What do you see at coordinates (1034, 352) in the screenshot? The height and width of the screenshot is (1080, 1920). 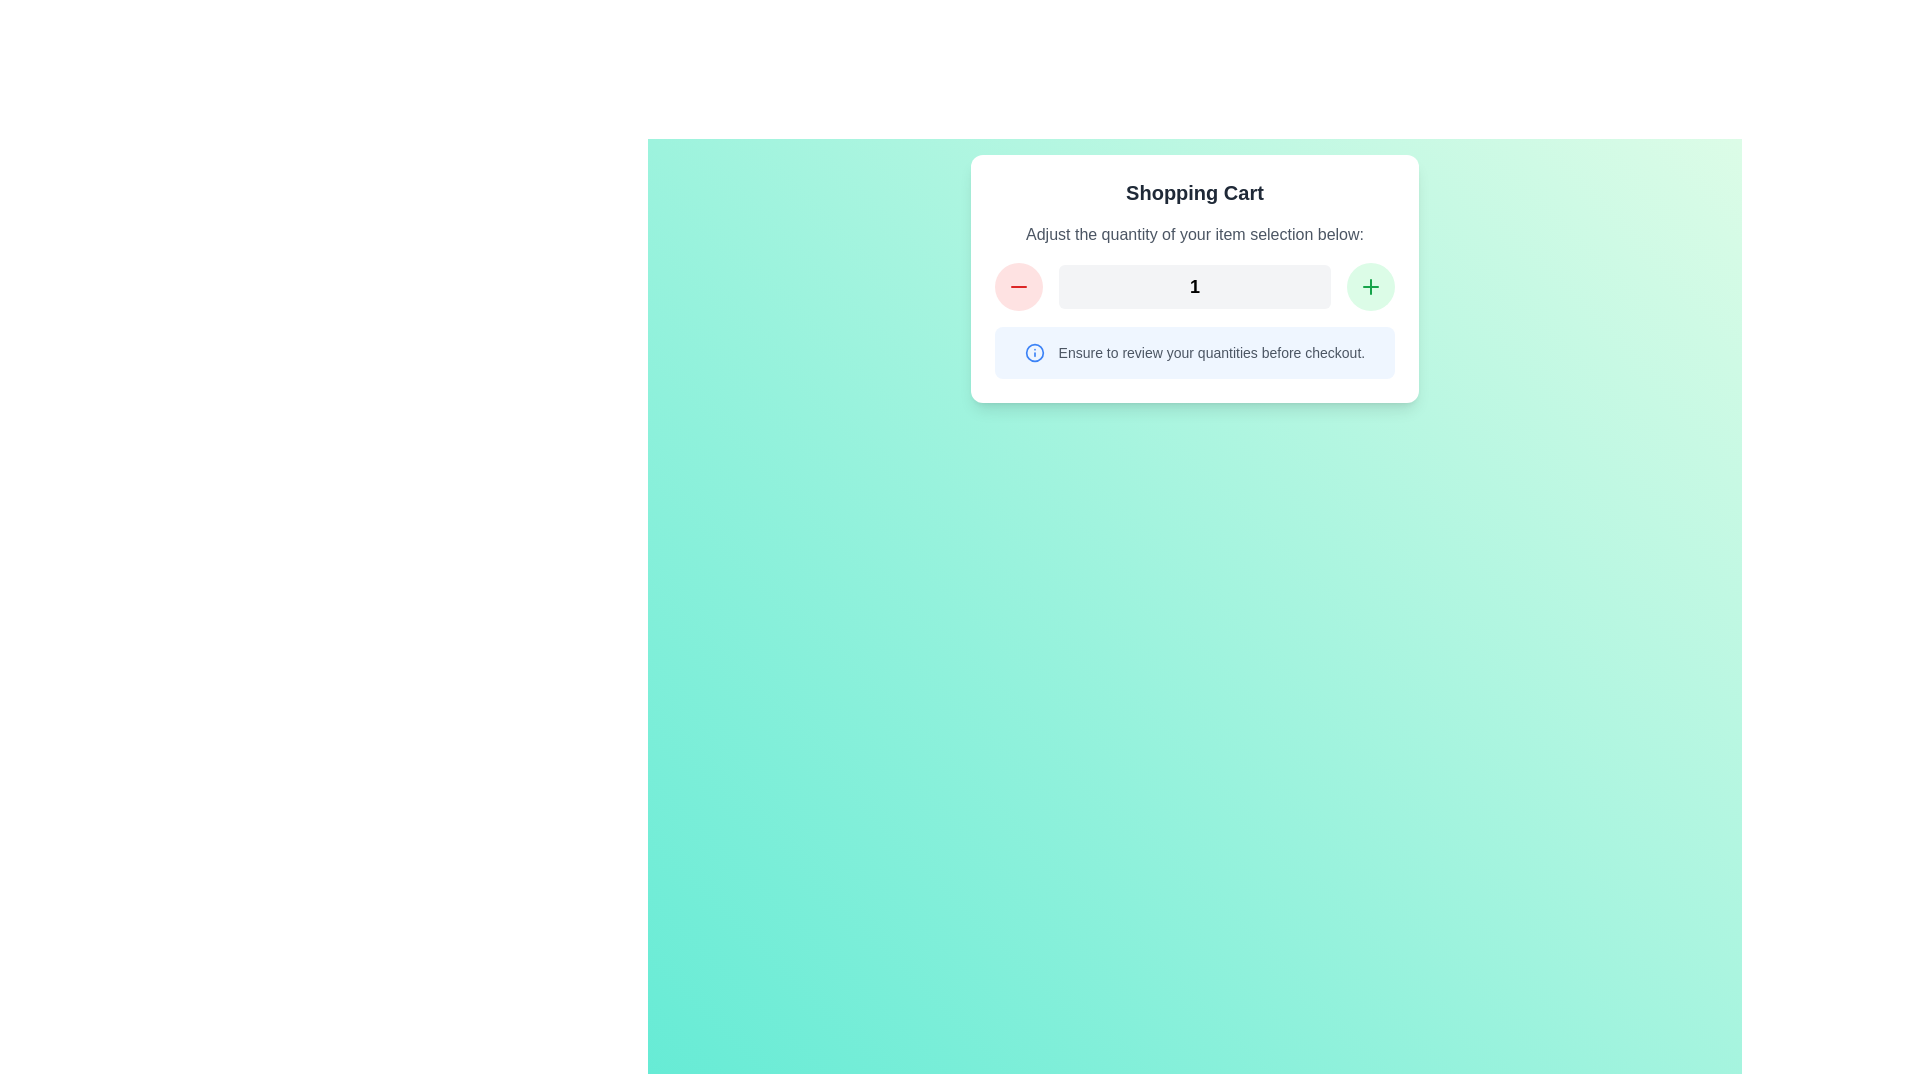 I see `the circular icon with a blue border and an 'info' symbol at its center, which is located to the left of the text 'Ensure to review your quantities before checkout.'` at bounding box center [1034, 352].